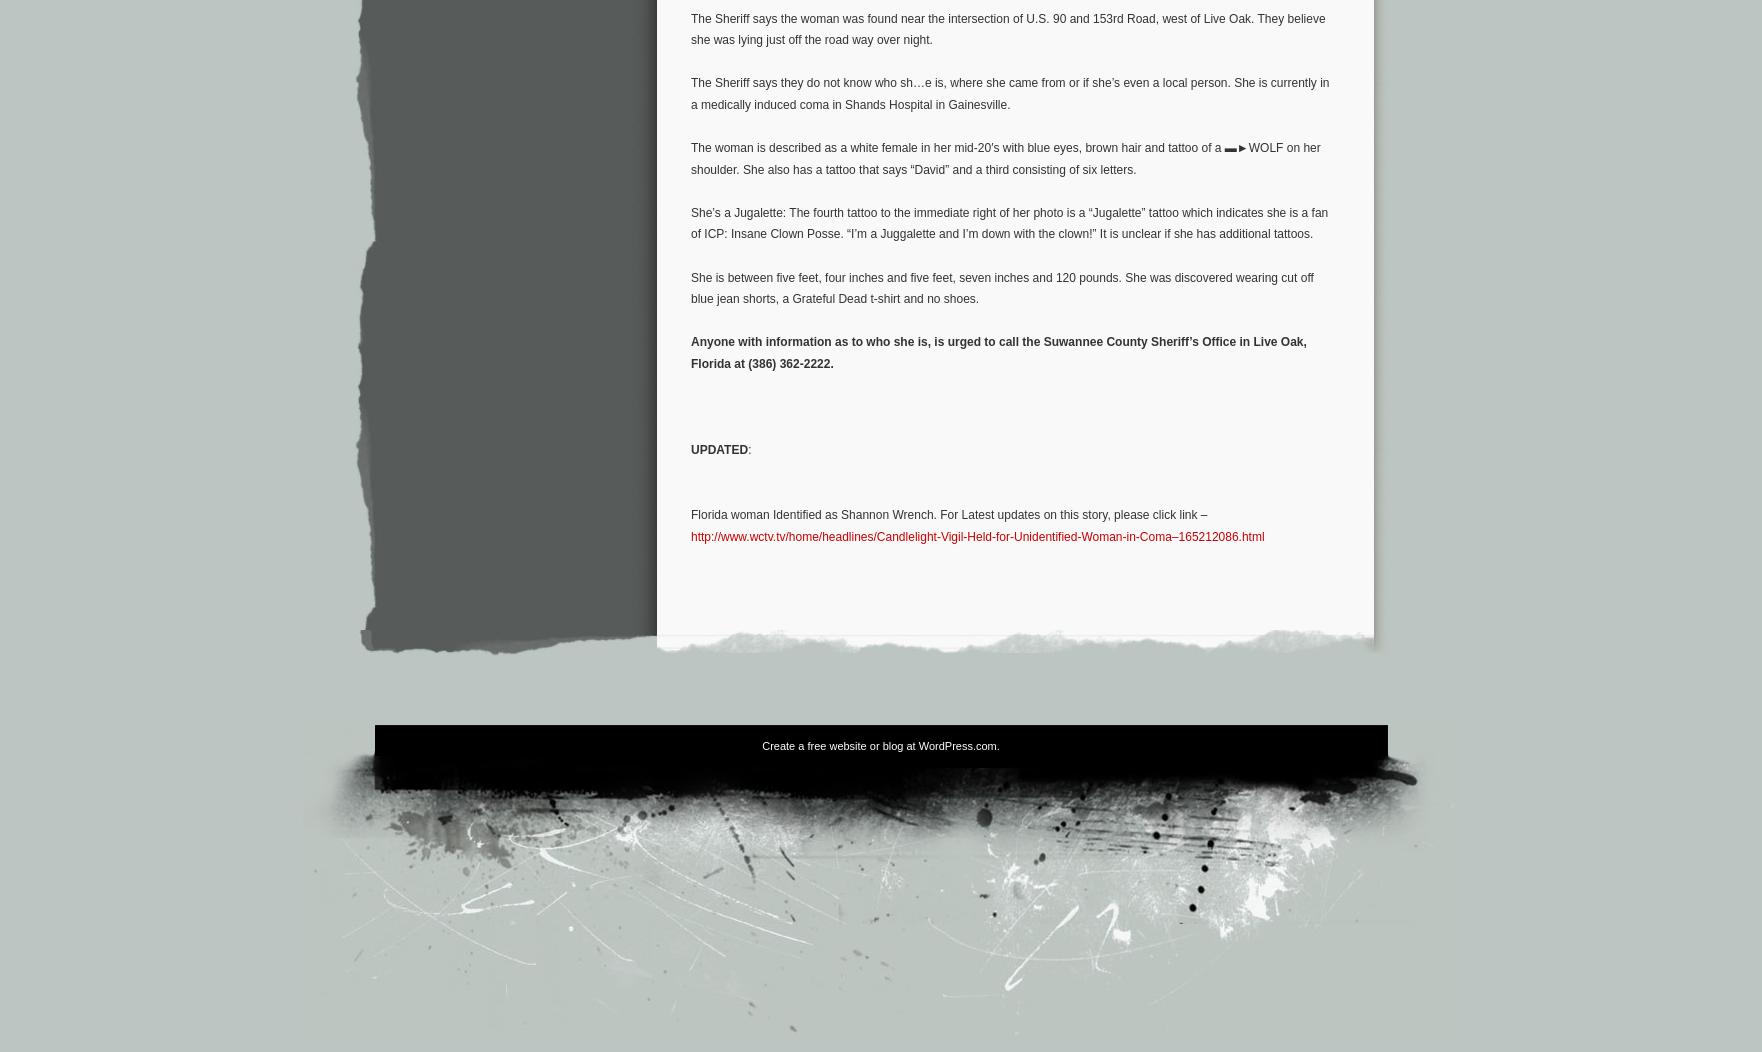  Describe the element at coordinates (1002, 288) in the screenshot. I see `'She is between five feet, four inches and five feet, seven inches and 120 pounds. She was discovered wearing cut off blue jean shorts, a Grateful Dead t-shirt and no shoes.'` at that location.